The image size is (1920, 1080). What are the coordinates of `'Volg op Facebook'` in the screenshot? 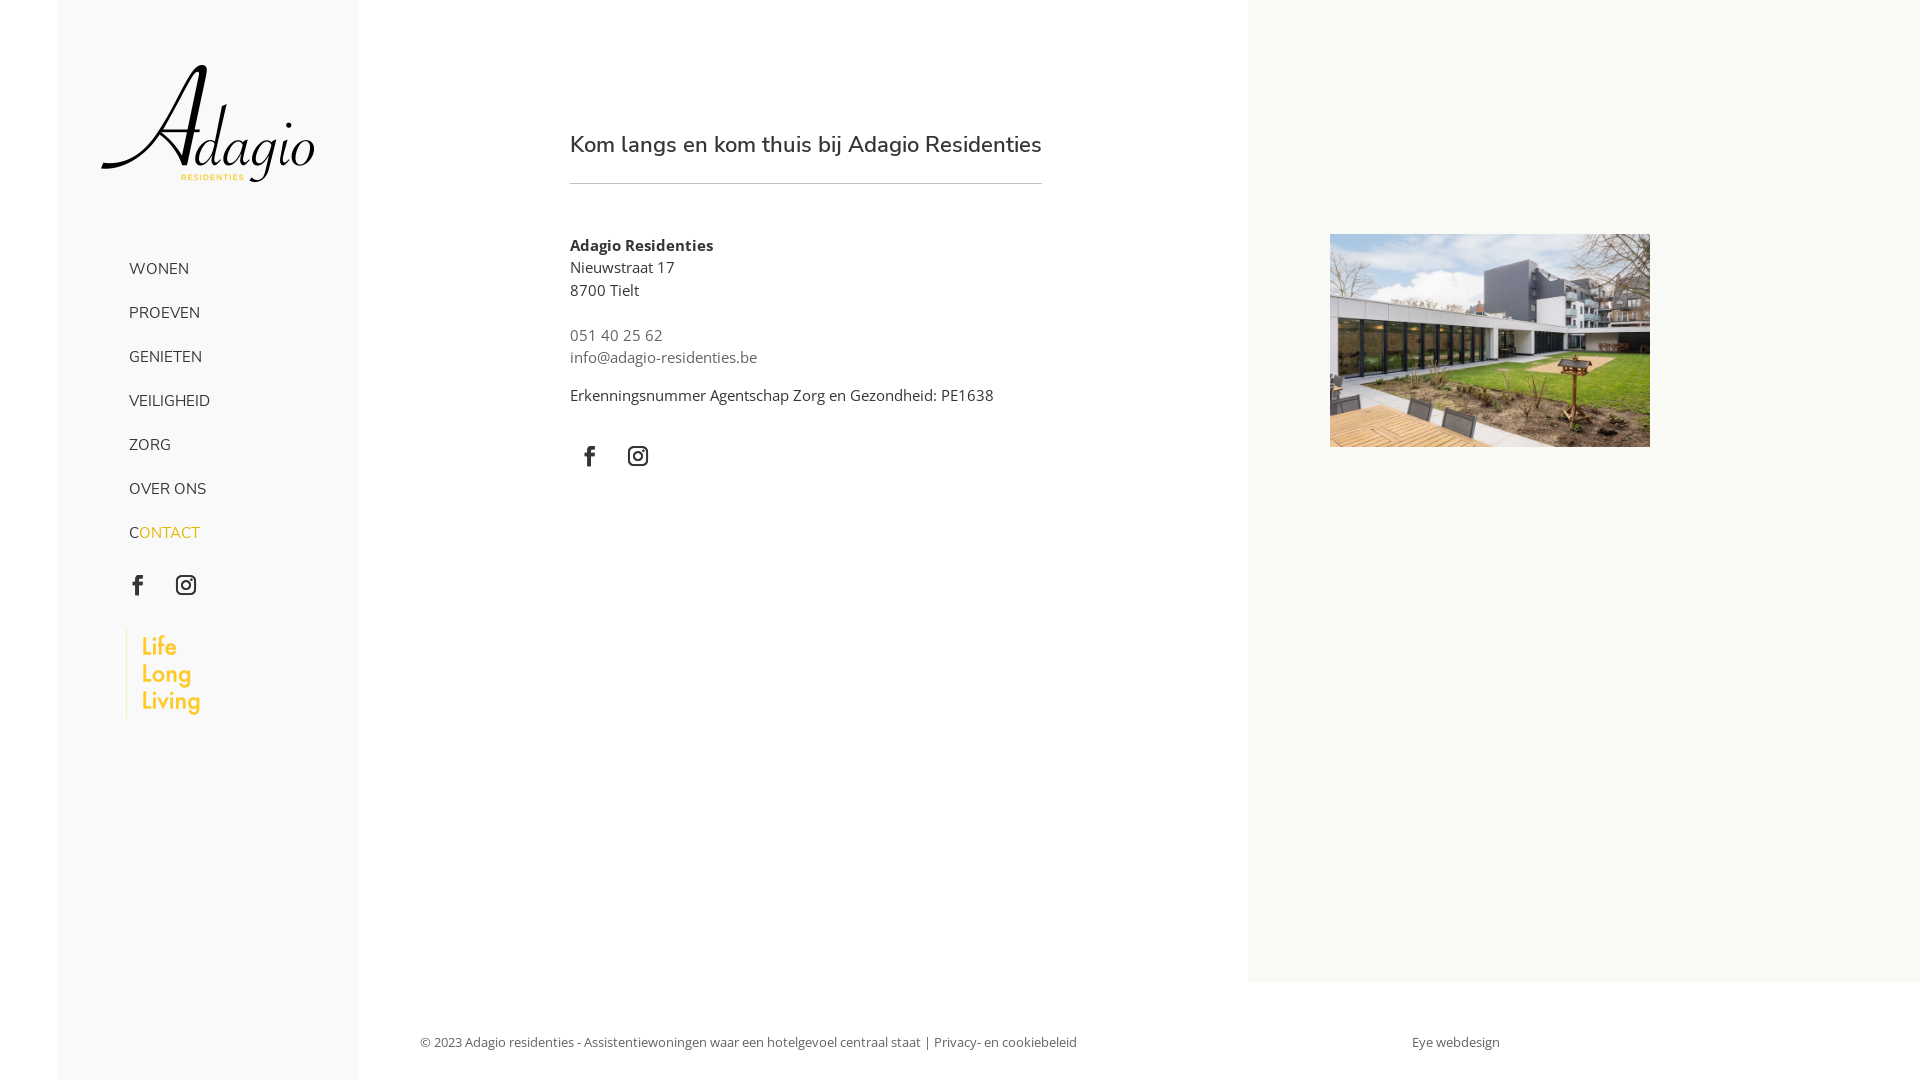 It's located at (589, 455).